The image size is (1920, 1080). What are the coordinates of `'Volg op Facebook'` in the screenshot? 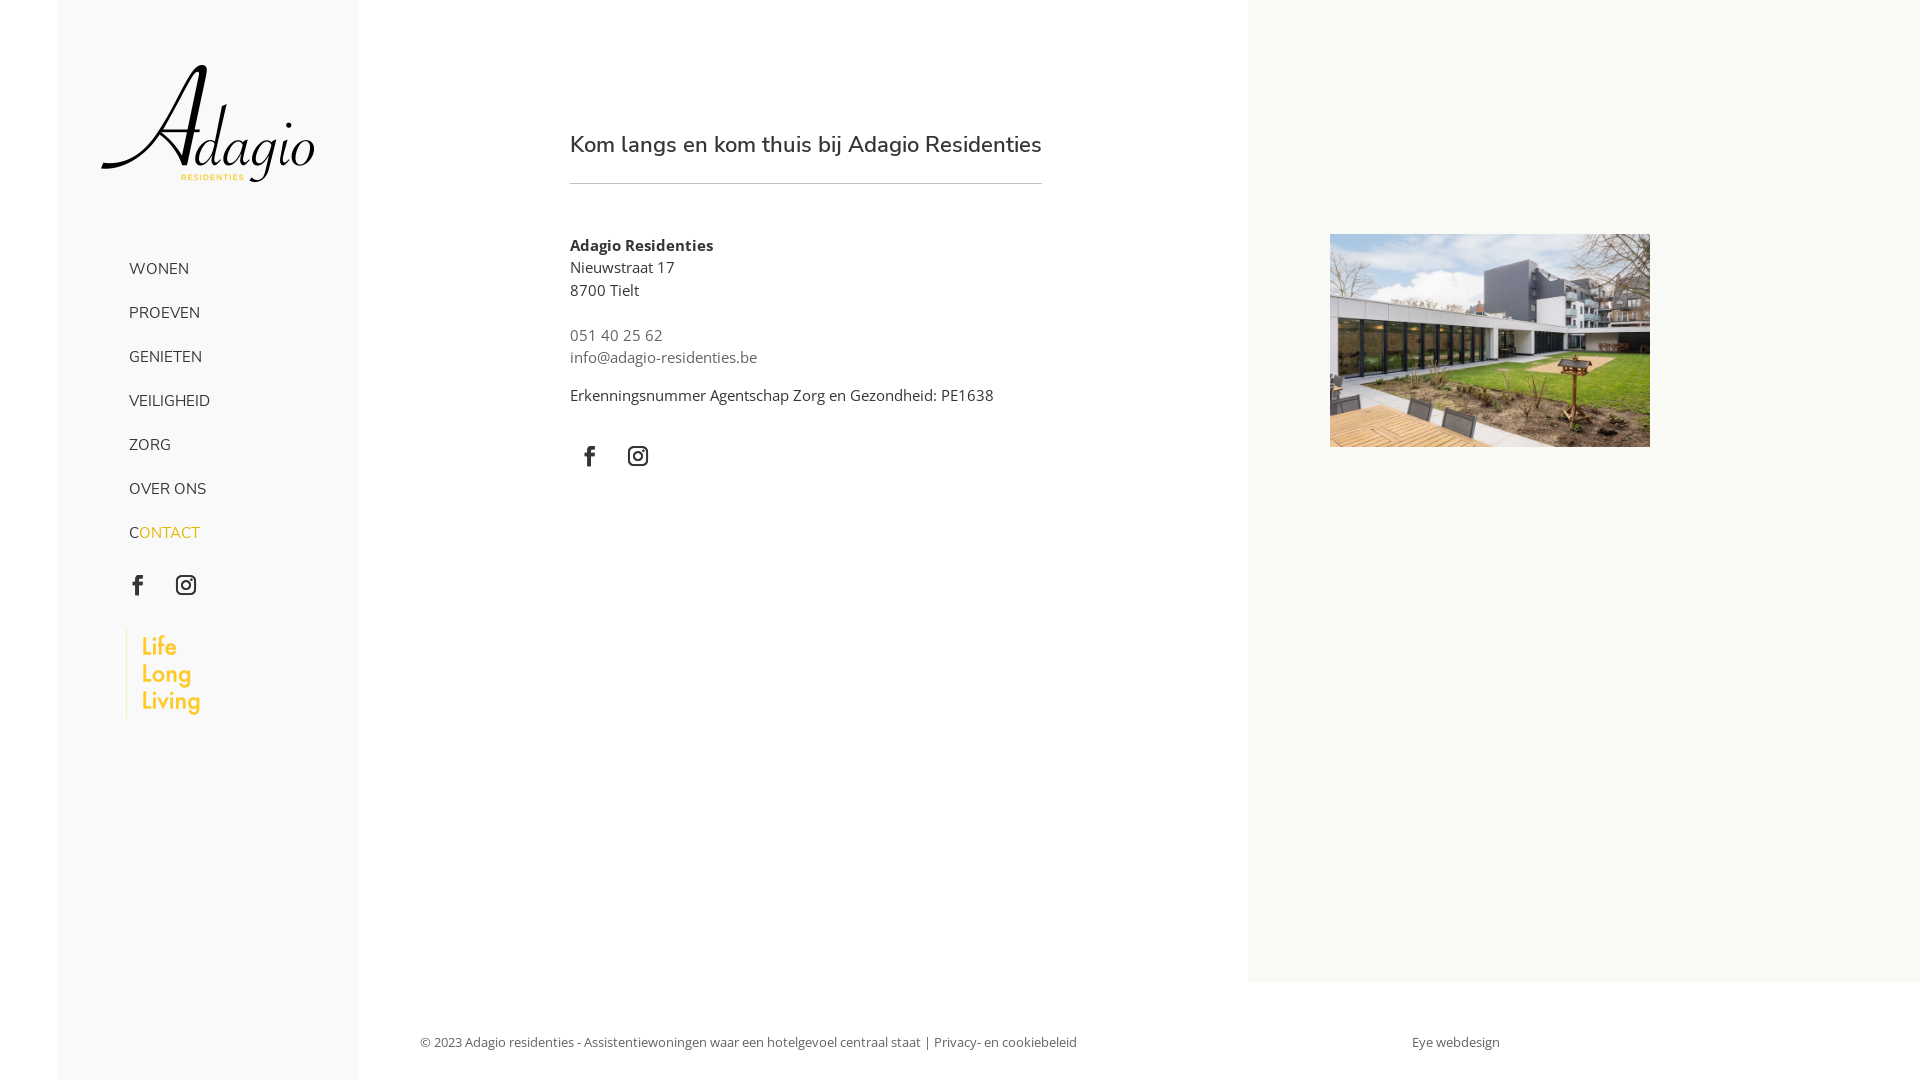 It's located at (589, 455).